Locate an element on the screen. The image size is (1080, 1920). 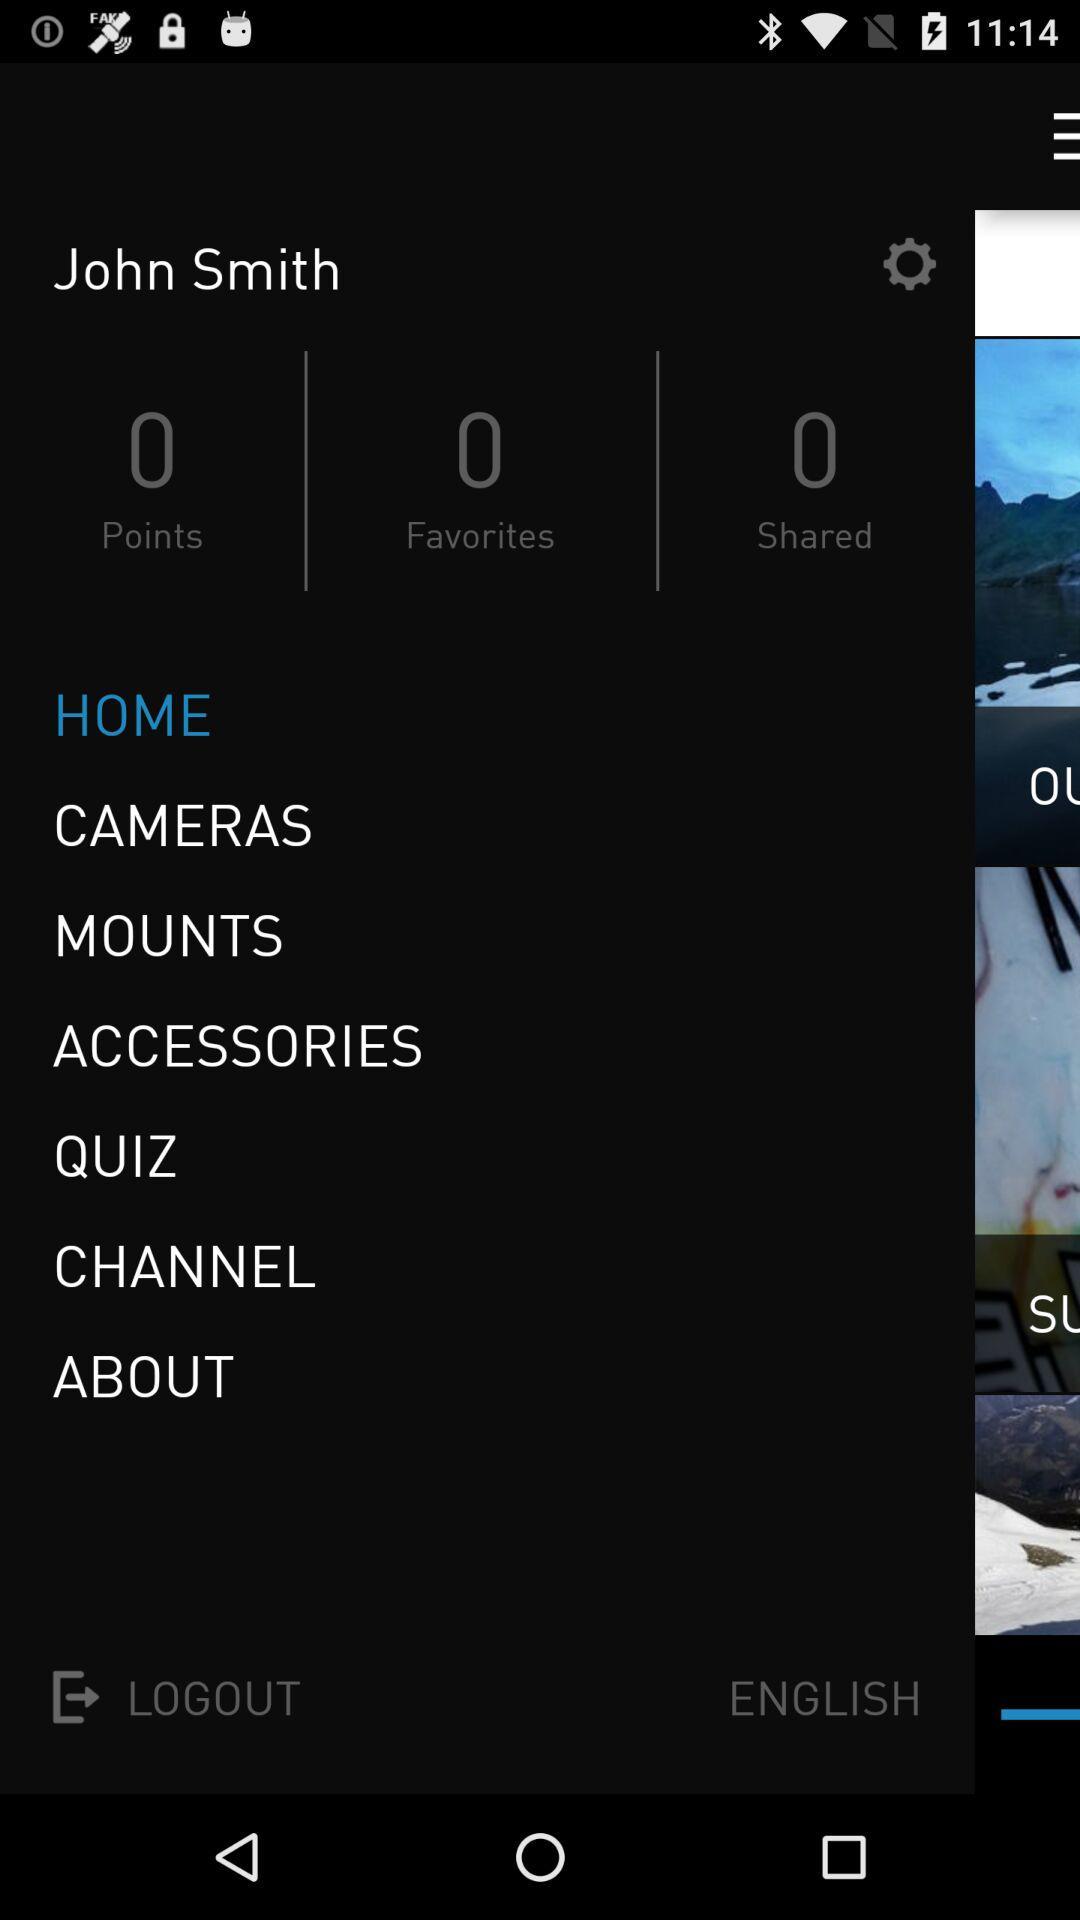
home icon is located at coordinates (132, 714).